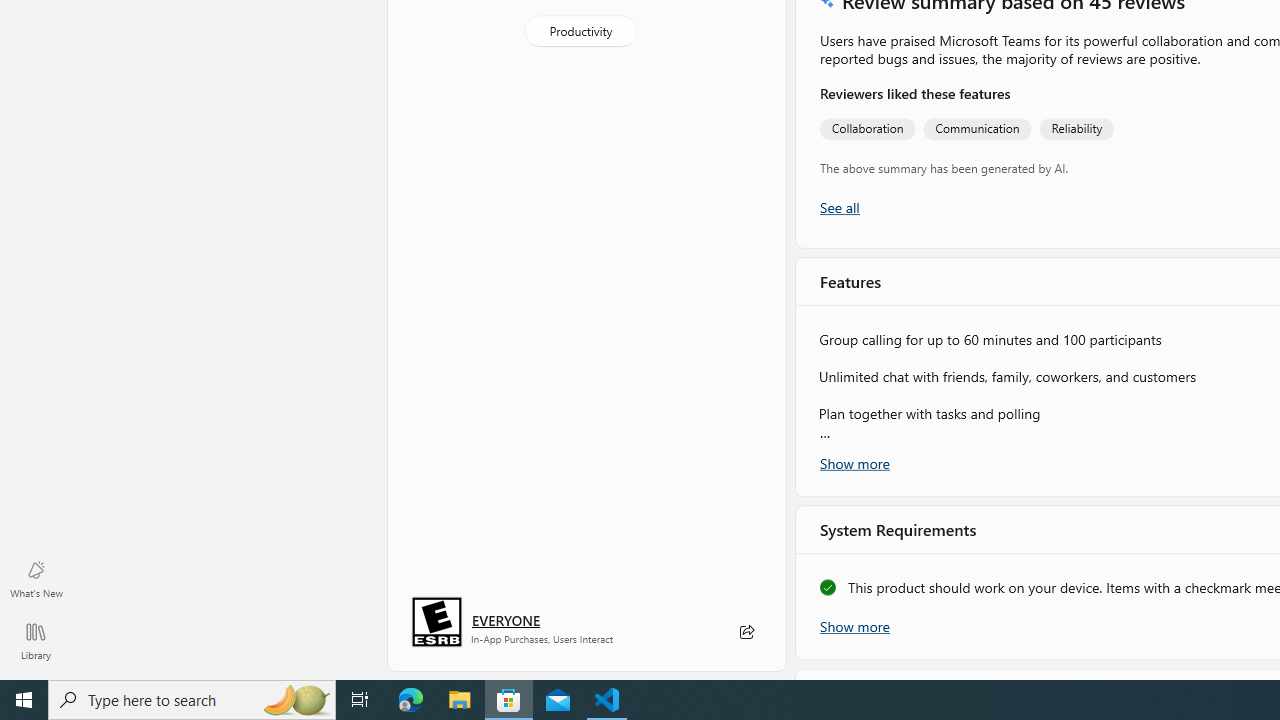 This screenshot has height=720, width=1280. Describe the element at coordinates (35, 640) in the screenshot. I see `'Library'` at that location.